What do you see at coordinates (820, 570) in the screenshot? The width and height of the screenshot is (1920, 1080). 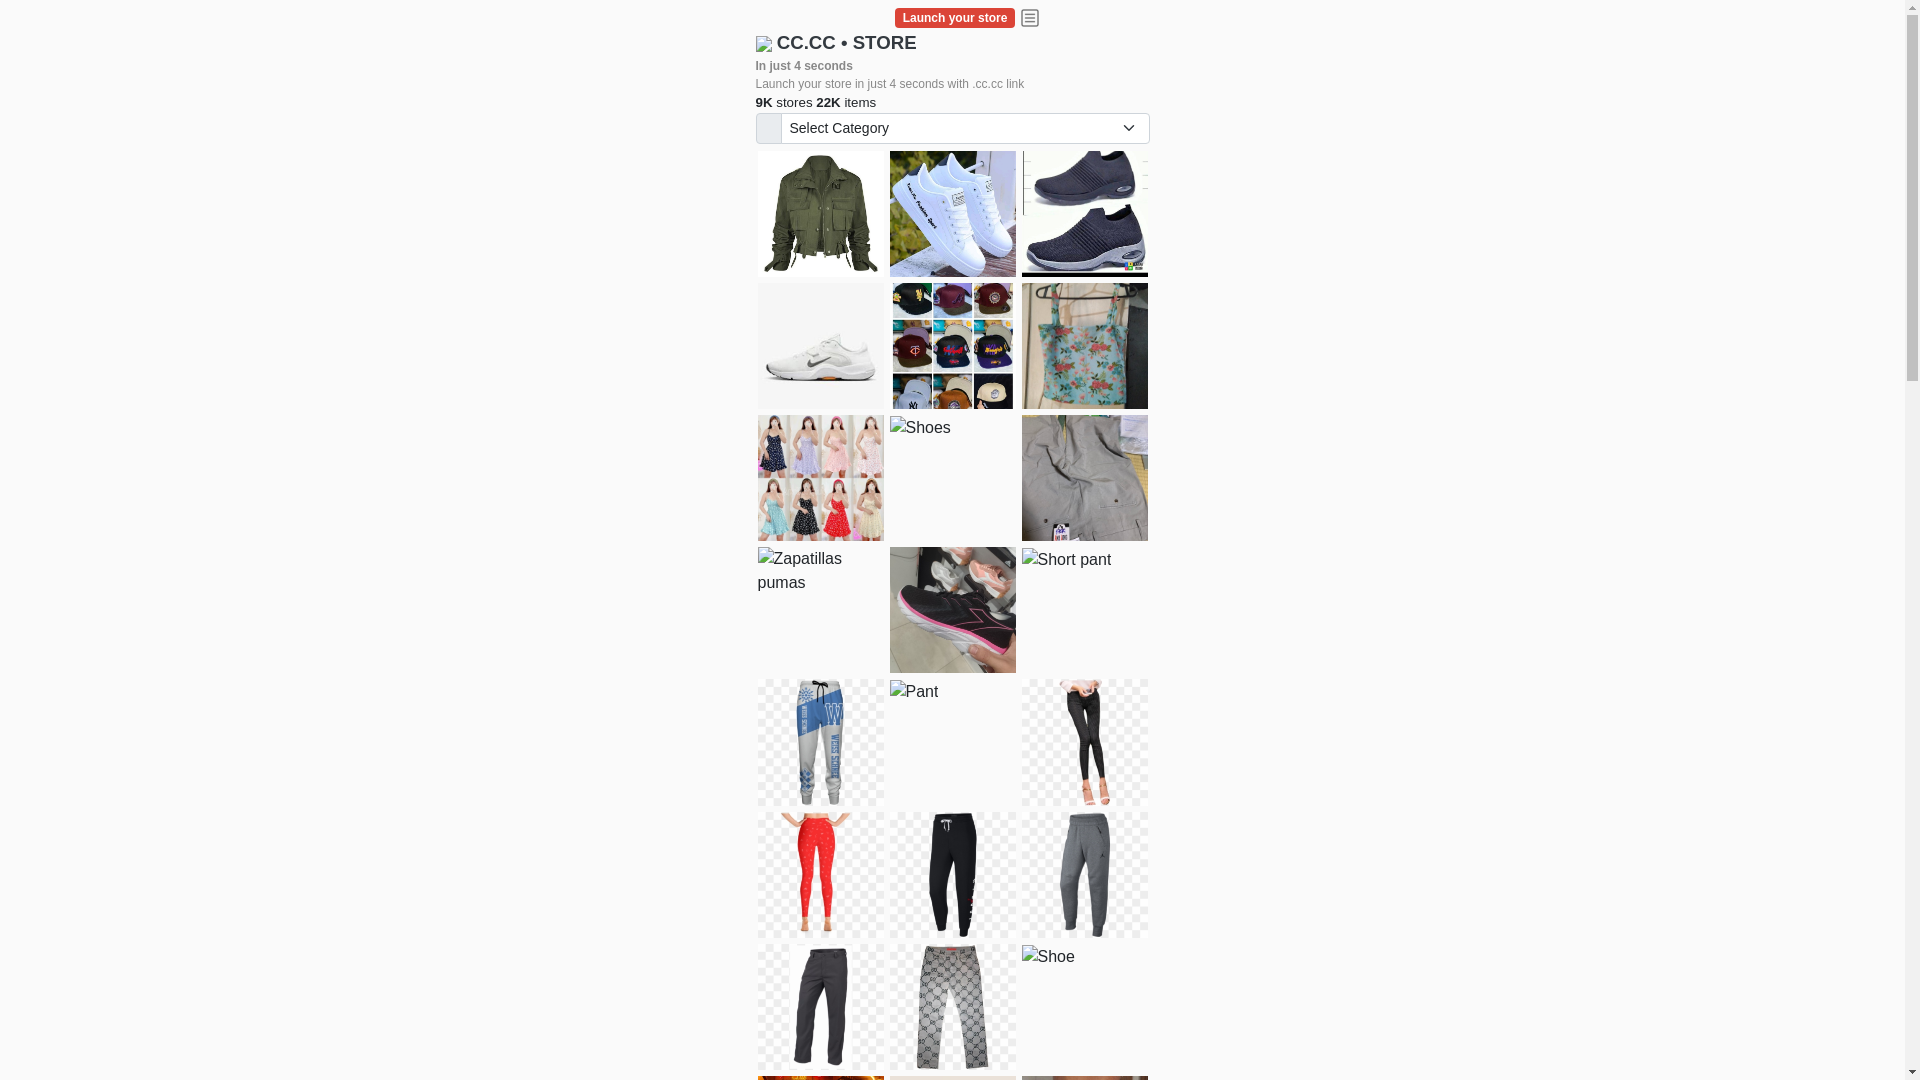 I see `'Zapatillas pumas'` at bounding box center [820, 570].